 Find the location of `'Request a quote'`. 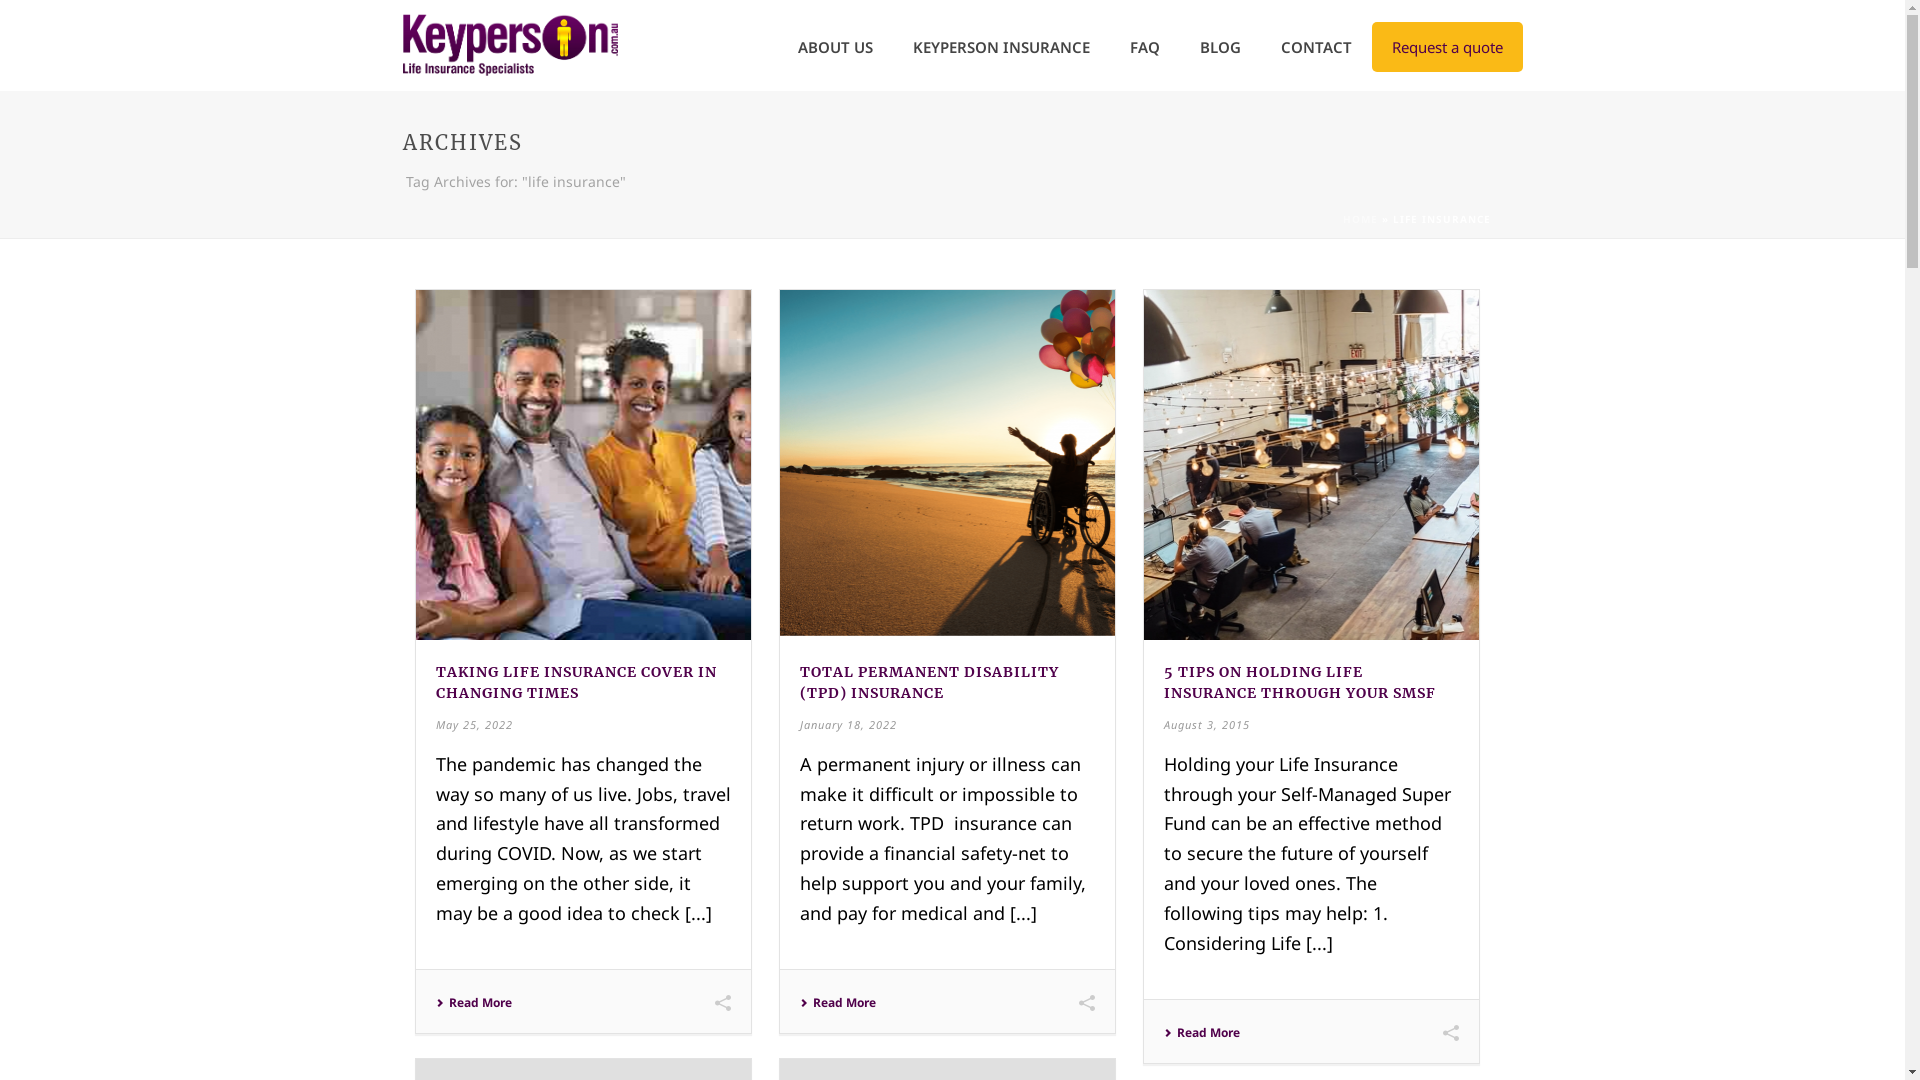

'Request a quote' is located at coordinates (1371, 45).